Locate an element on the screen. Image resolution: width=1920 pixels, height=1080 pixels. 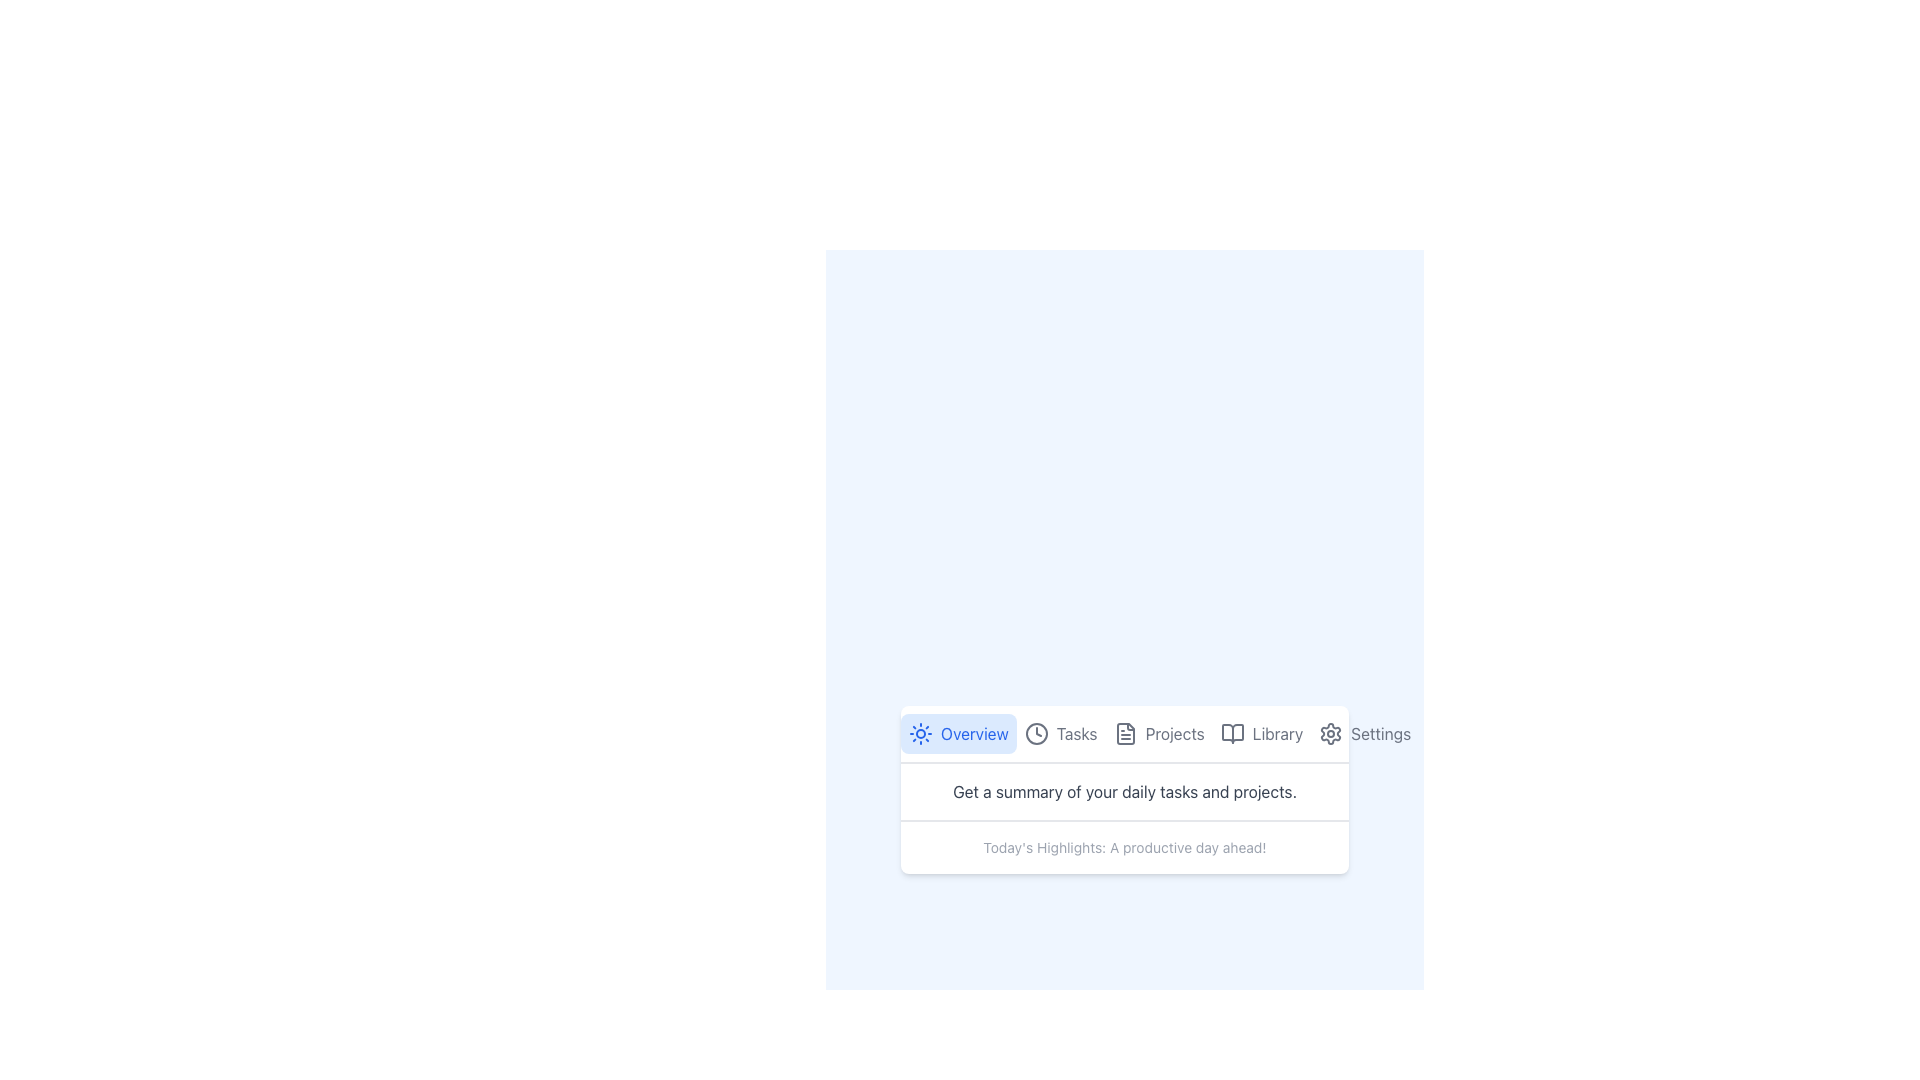
the third navigation item in the navigation bar is located at coordinates (1124, 733).